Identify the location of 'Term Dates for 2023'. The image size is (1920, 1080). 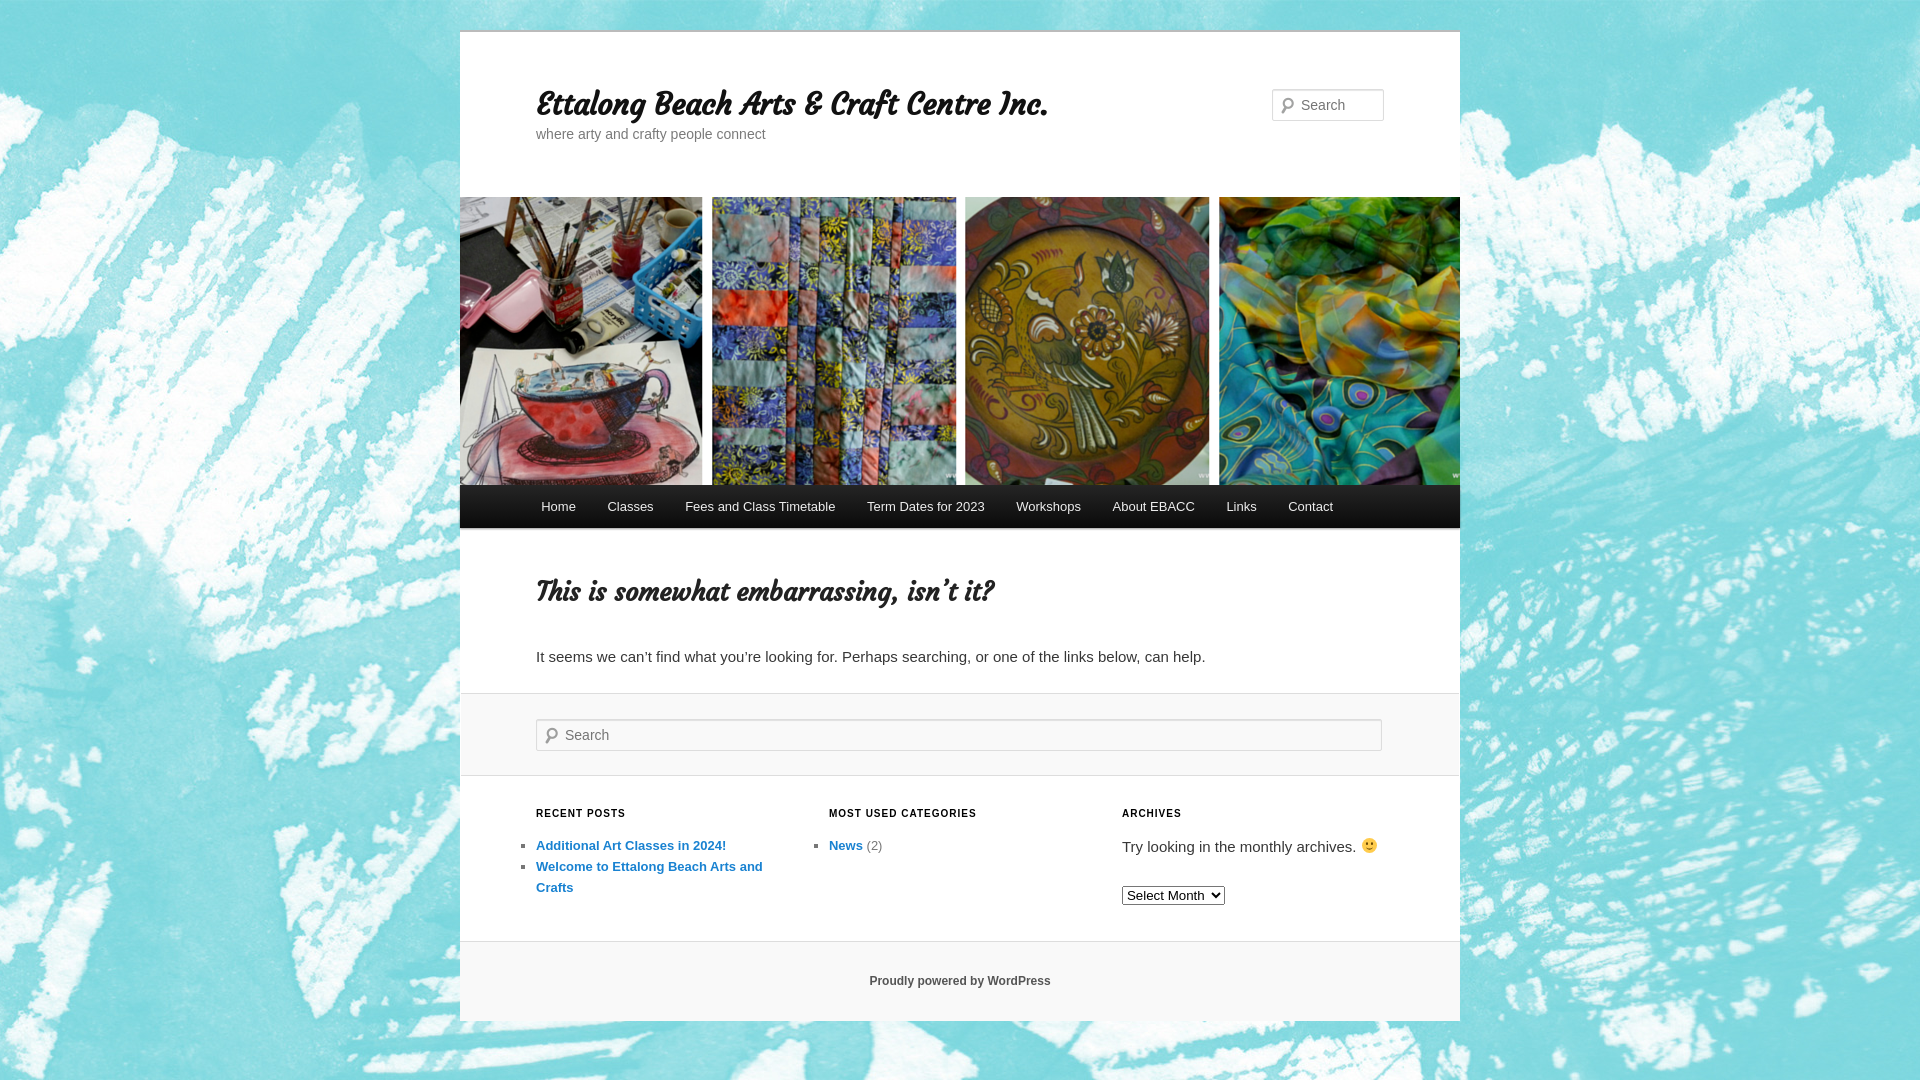
(924, 505).